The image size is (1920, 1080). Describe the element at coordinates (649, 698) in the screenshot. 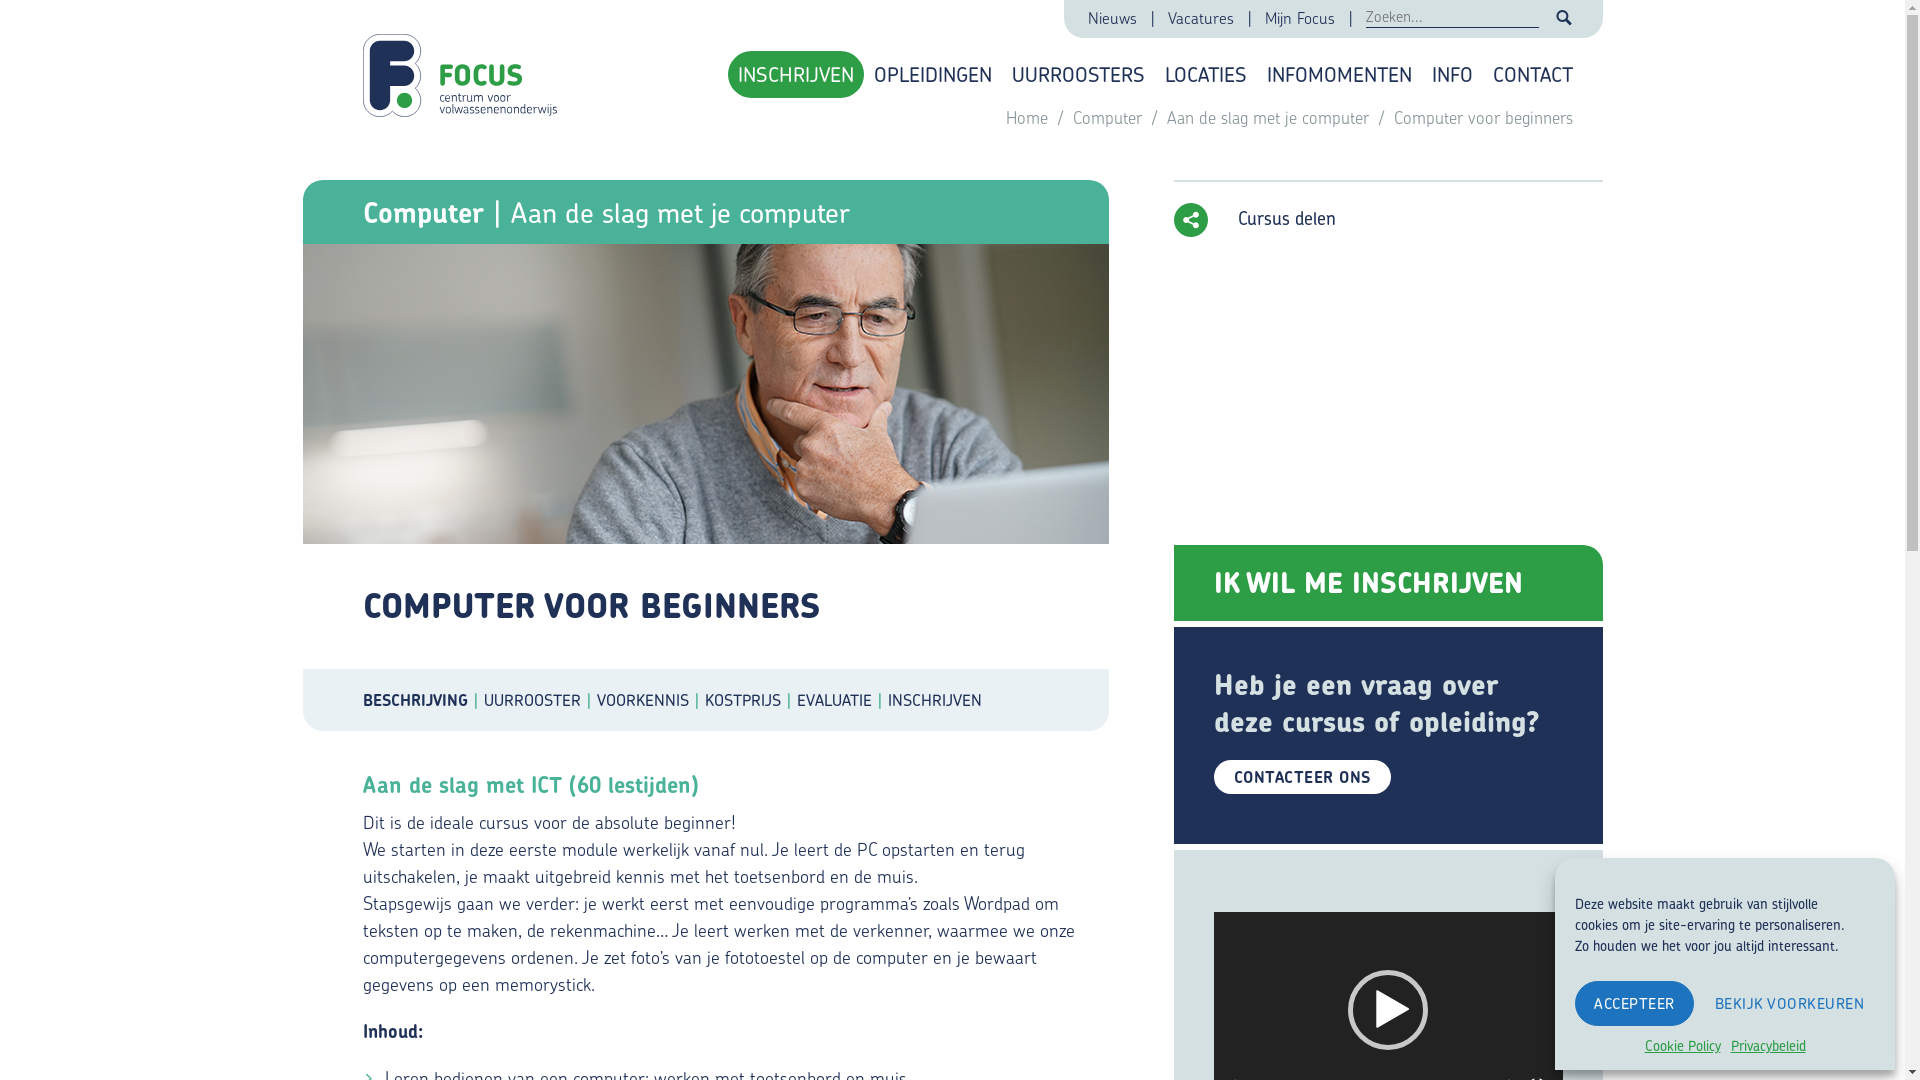

I see `'VOORKENNIS'` at that location.